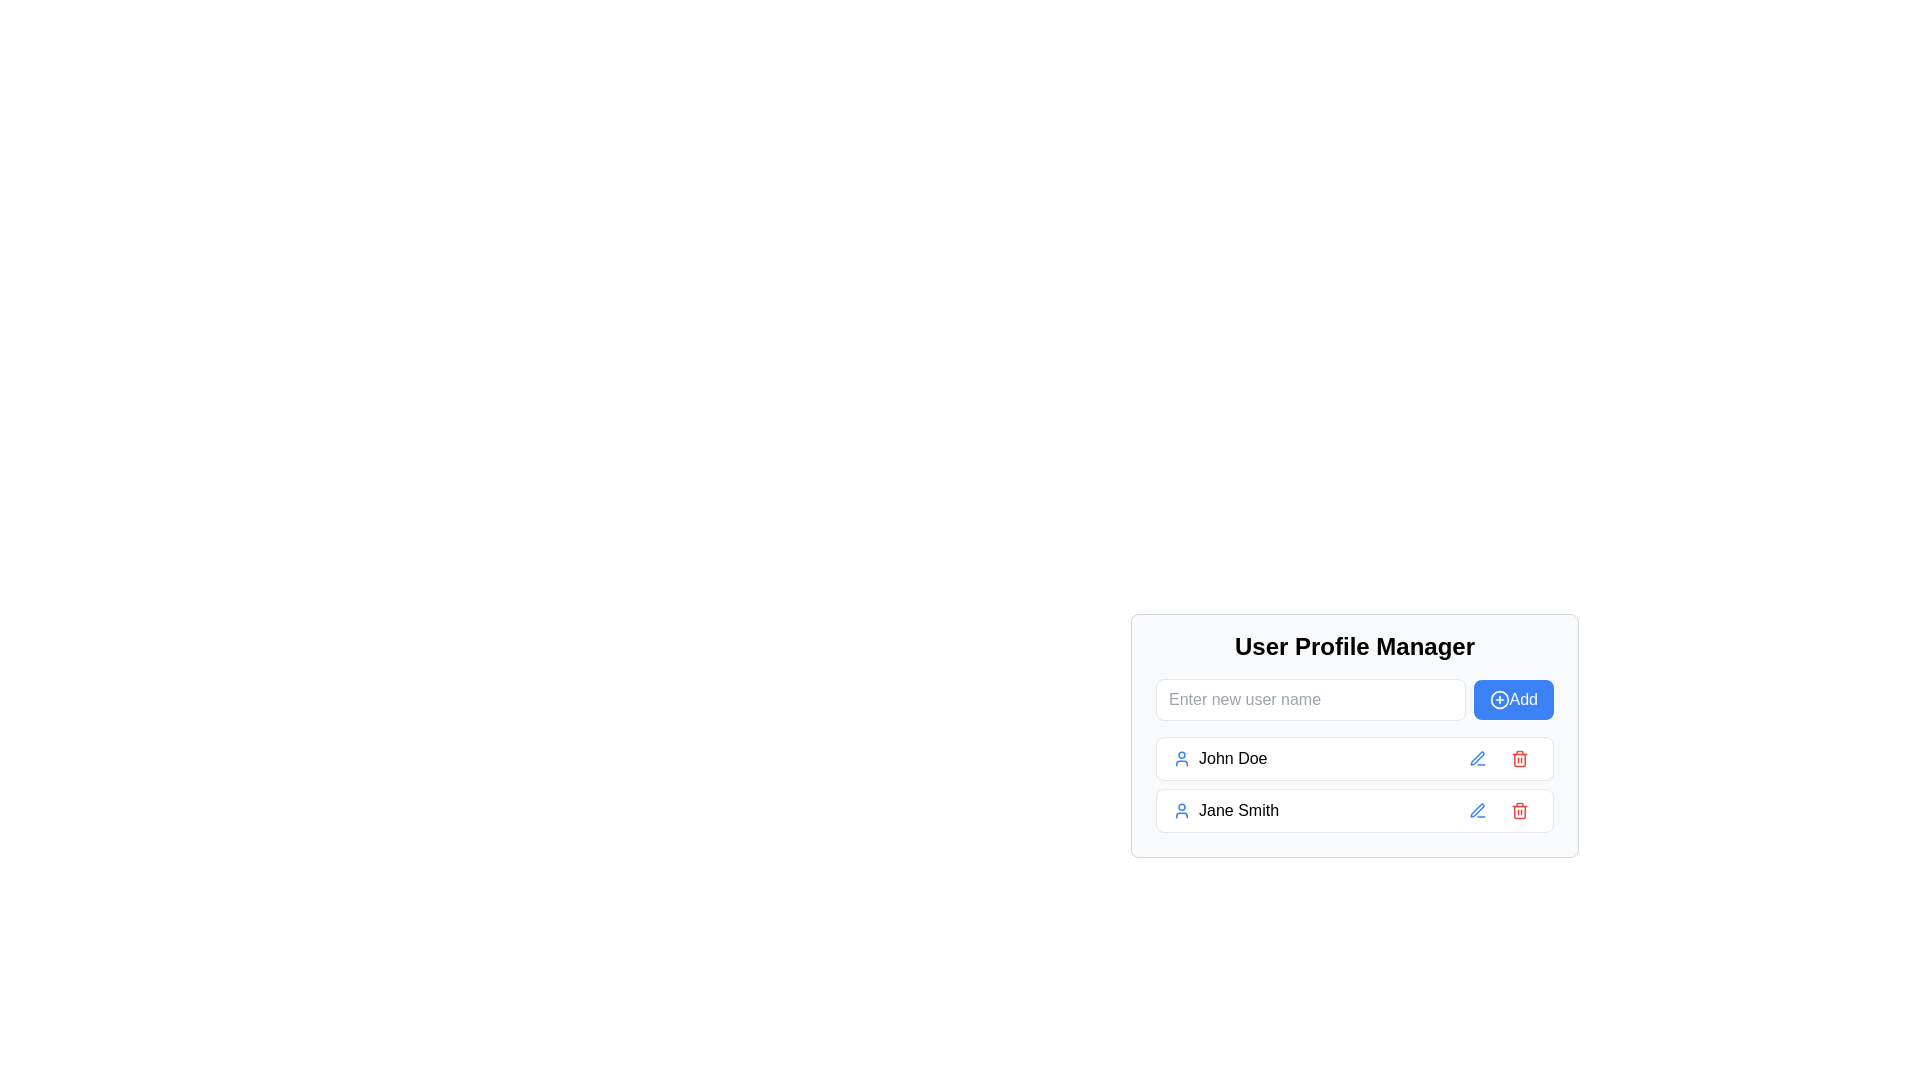  Describe the element at coordinates (1499, 698) in the screenshot. I see `the 'Add' button located at the upper-right side of the 'User Profile Manager' card by clicking on its graphical circle element` at that location.